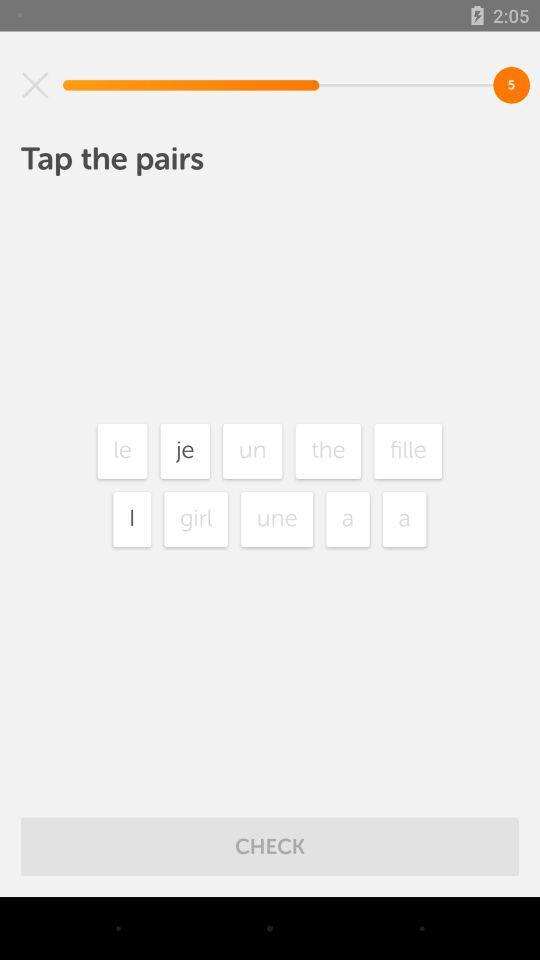 The width and height of the screenshot is (540, 960). I want to click on the icon at the top left corner, so click(35, 85).